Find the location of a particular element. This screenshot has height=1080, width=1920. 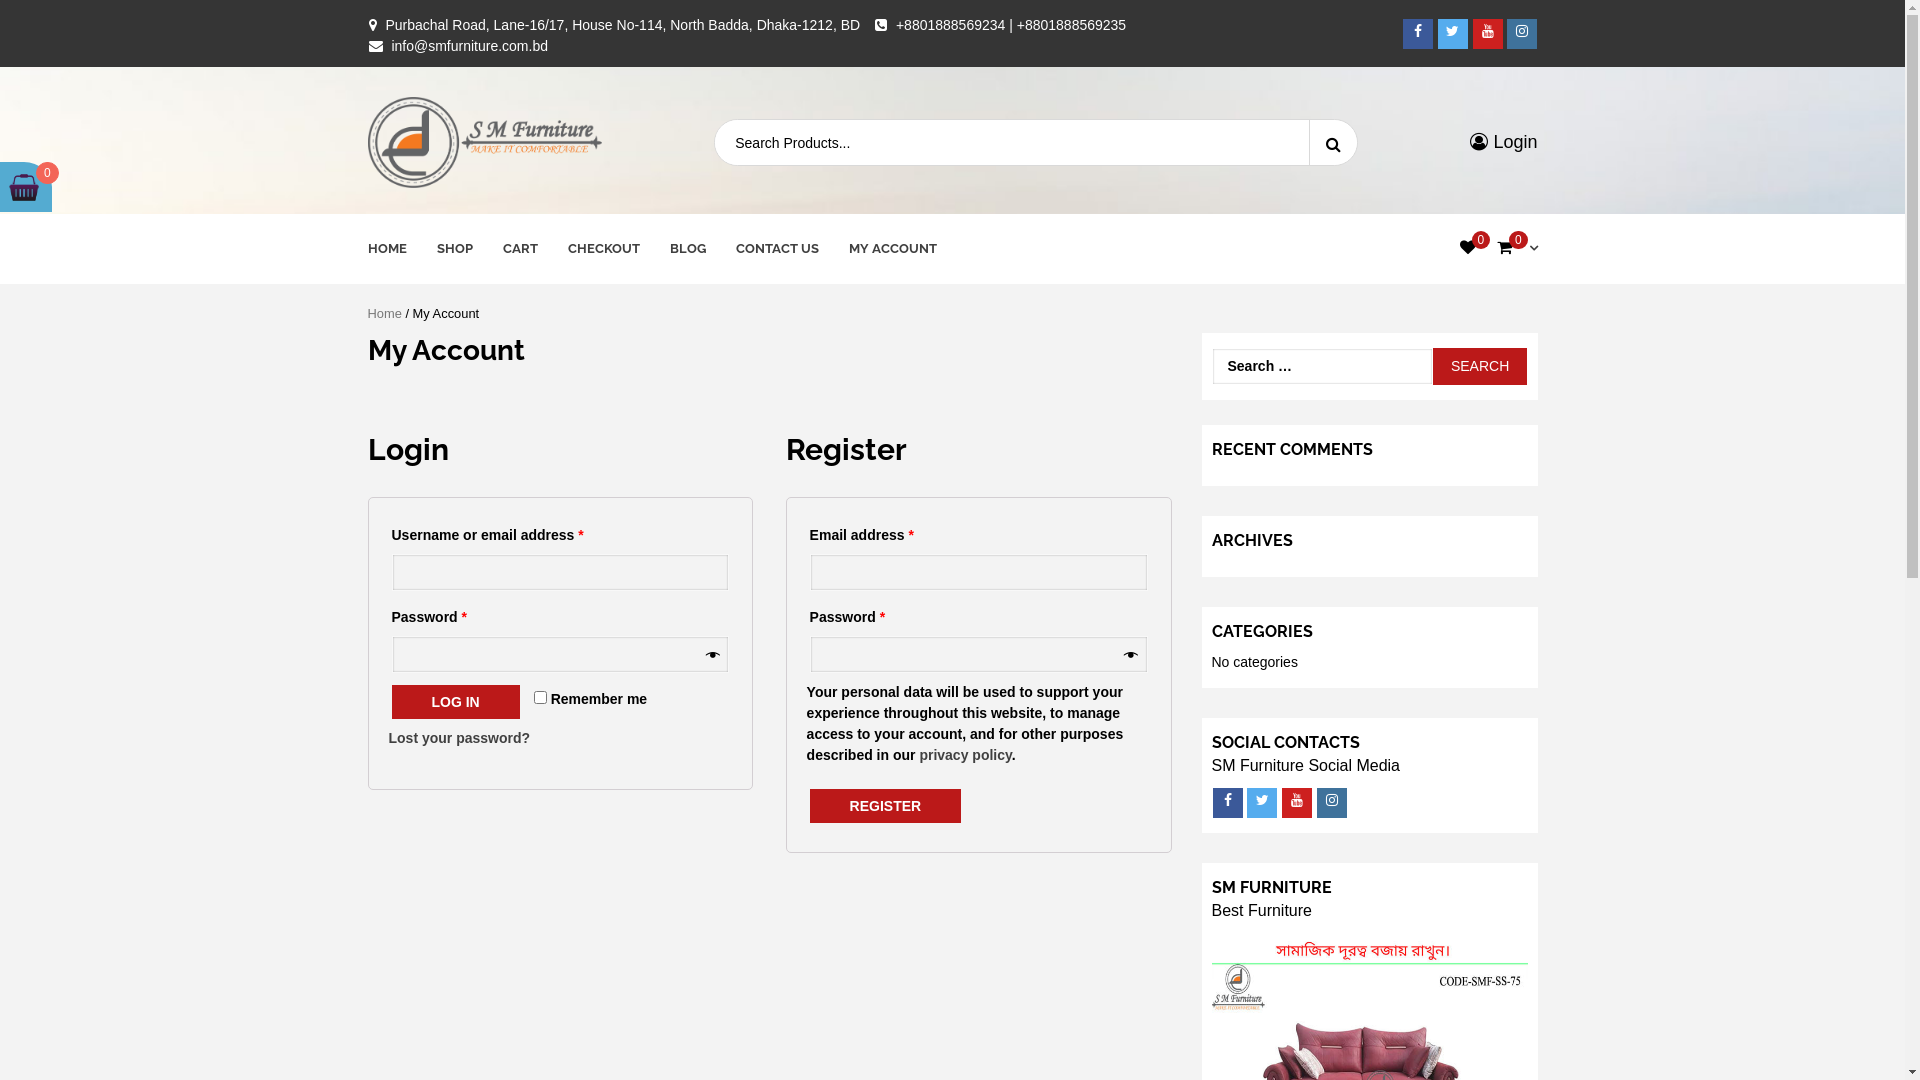

'Twitter' is located at coordinates (1453, 33).